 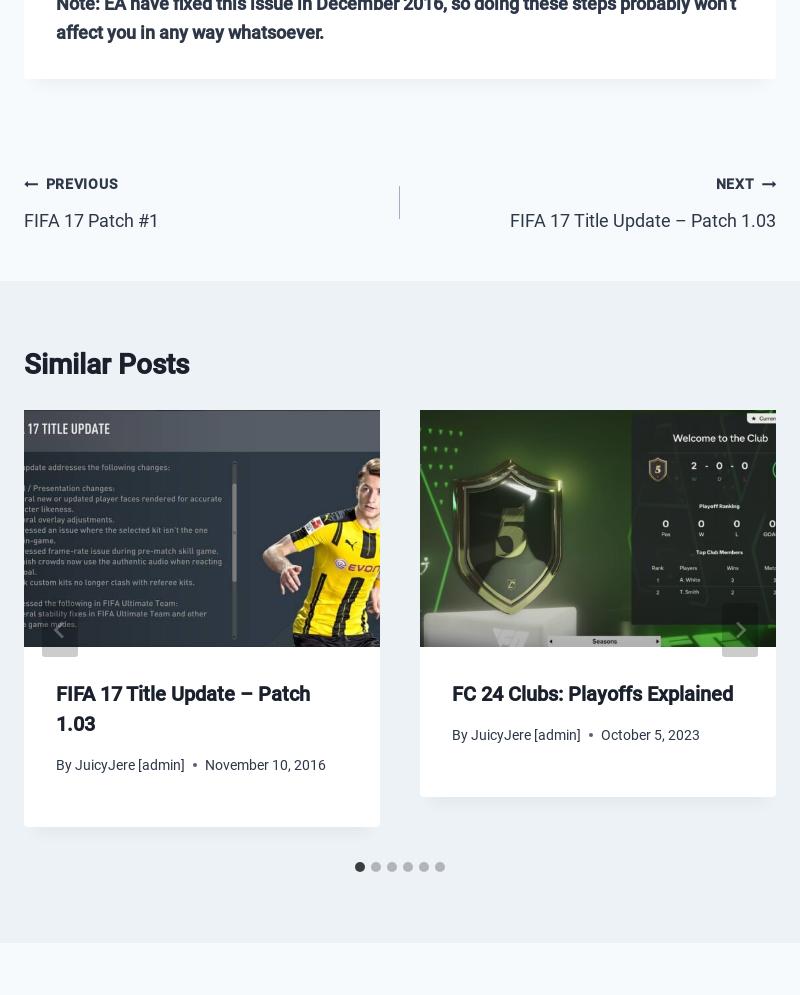 I want to click on 'Previous', so click(x=80, y=184).